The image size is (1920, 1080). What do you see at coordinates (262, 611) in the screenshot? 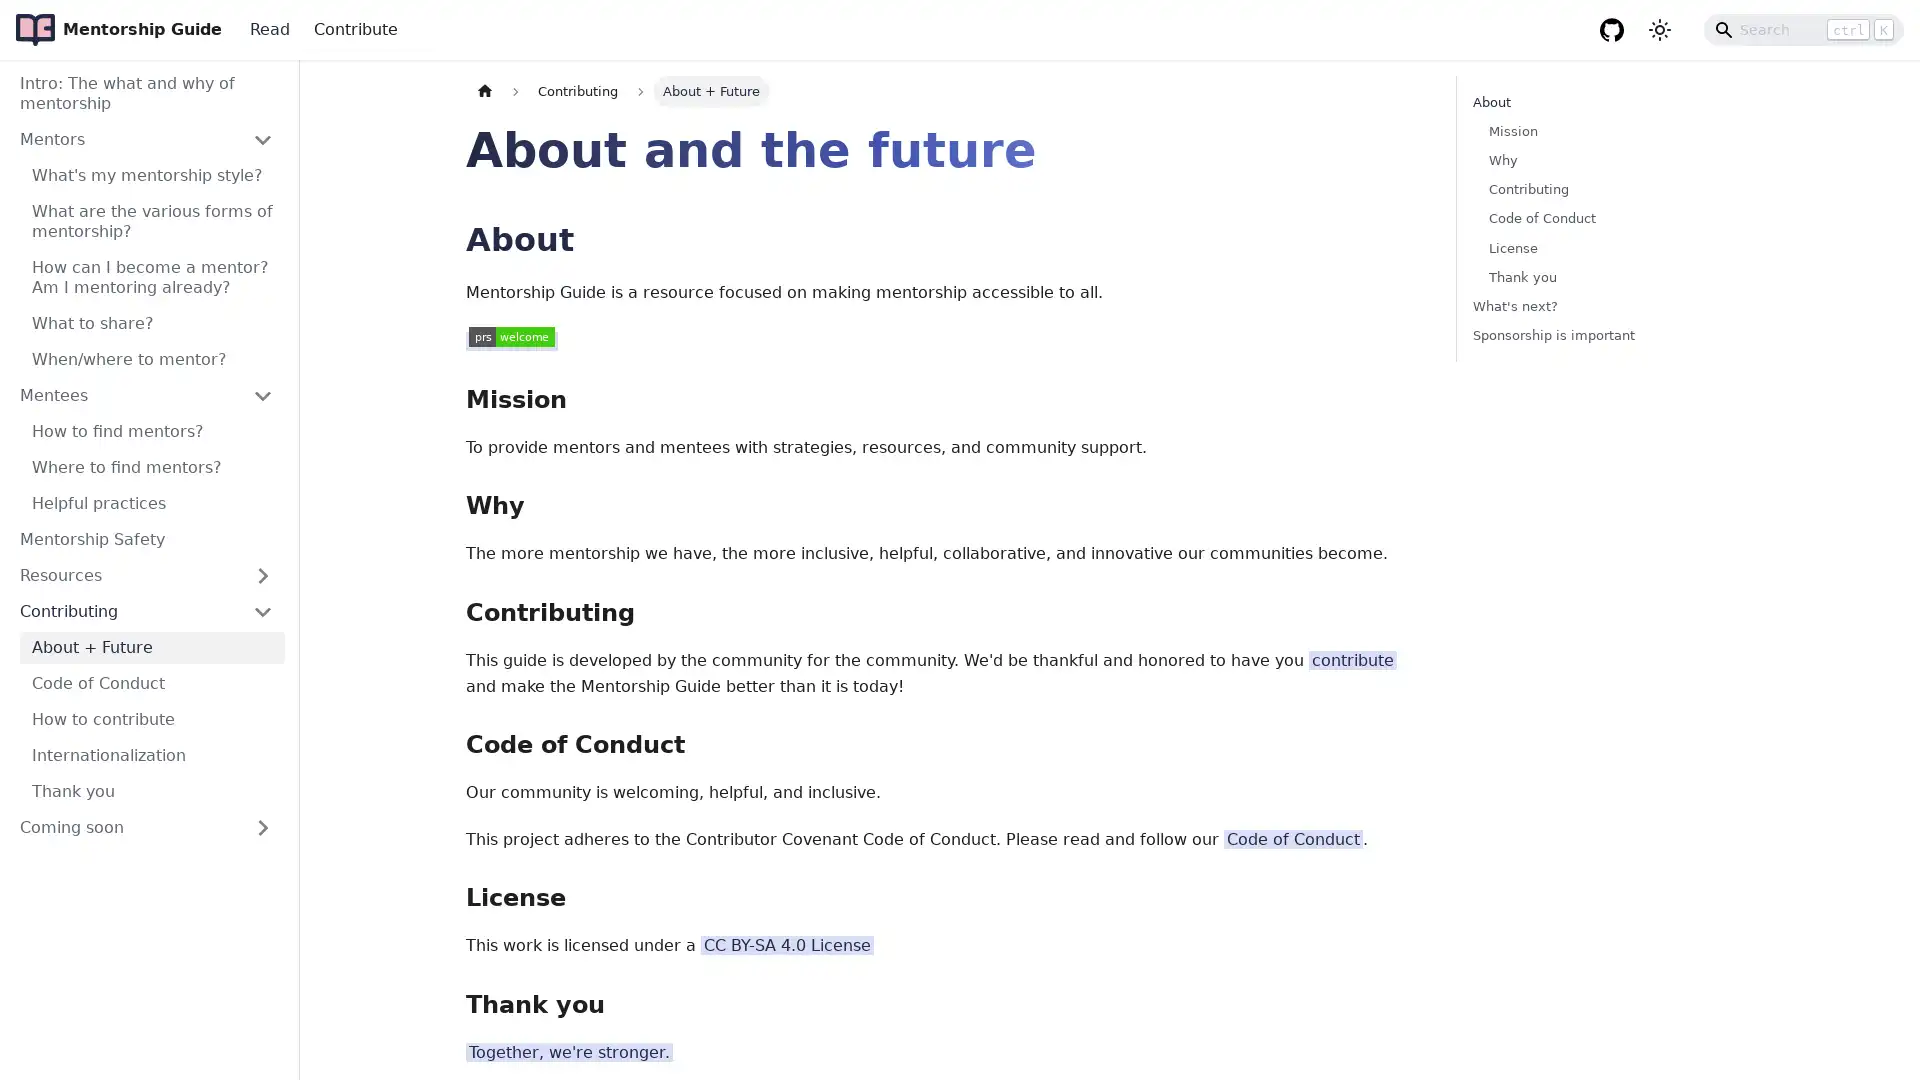
I see `Toggle the collapsible sidebar category 'Contributing'` at bounding box center [262, 611].